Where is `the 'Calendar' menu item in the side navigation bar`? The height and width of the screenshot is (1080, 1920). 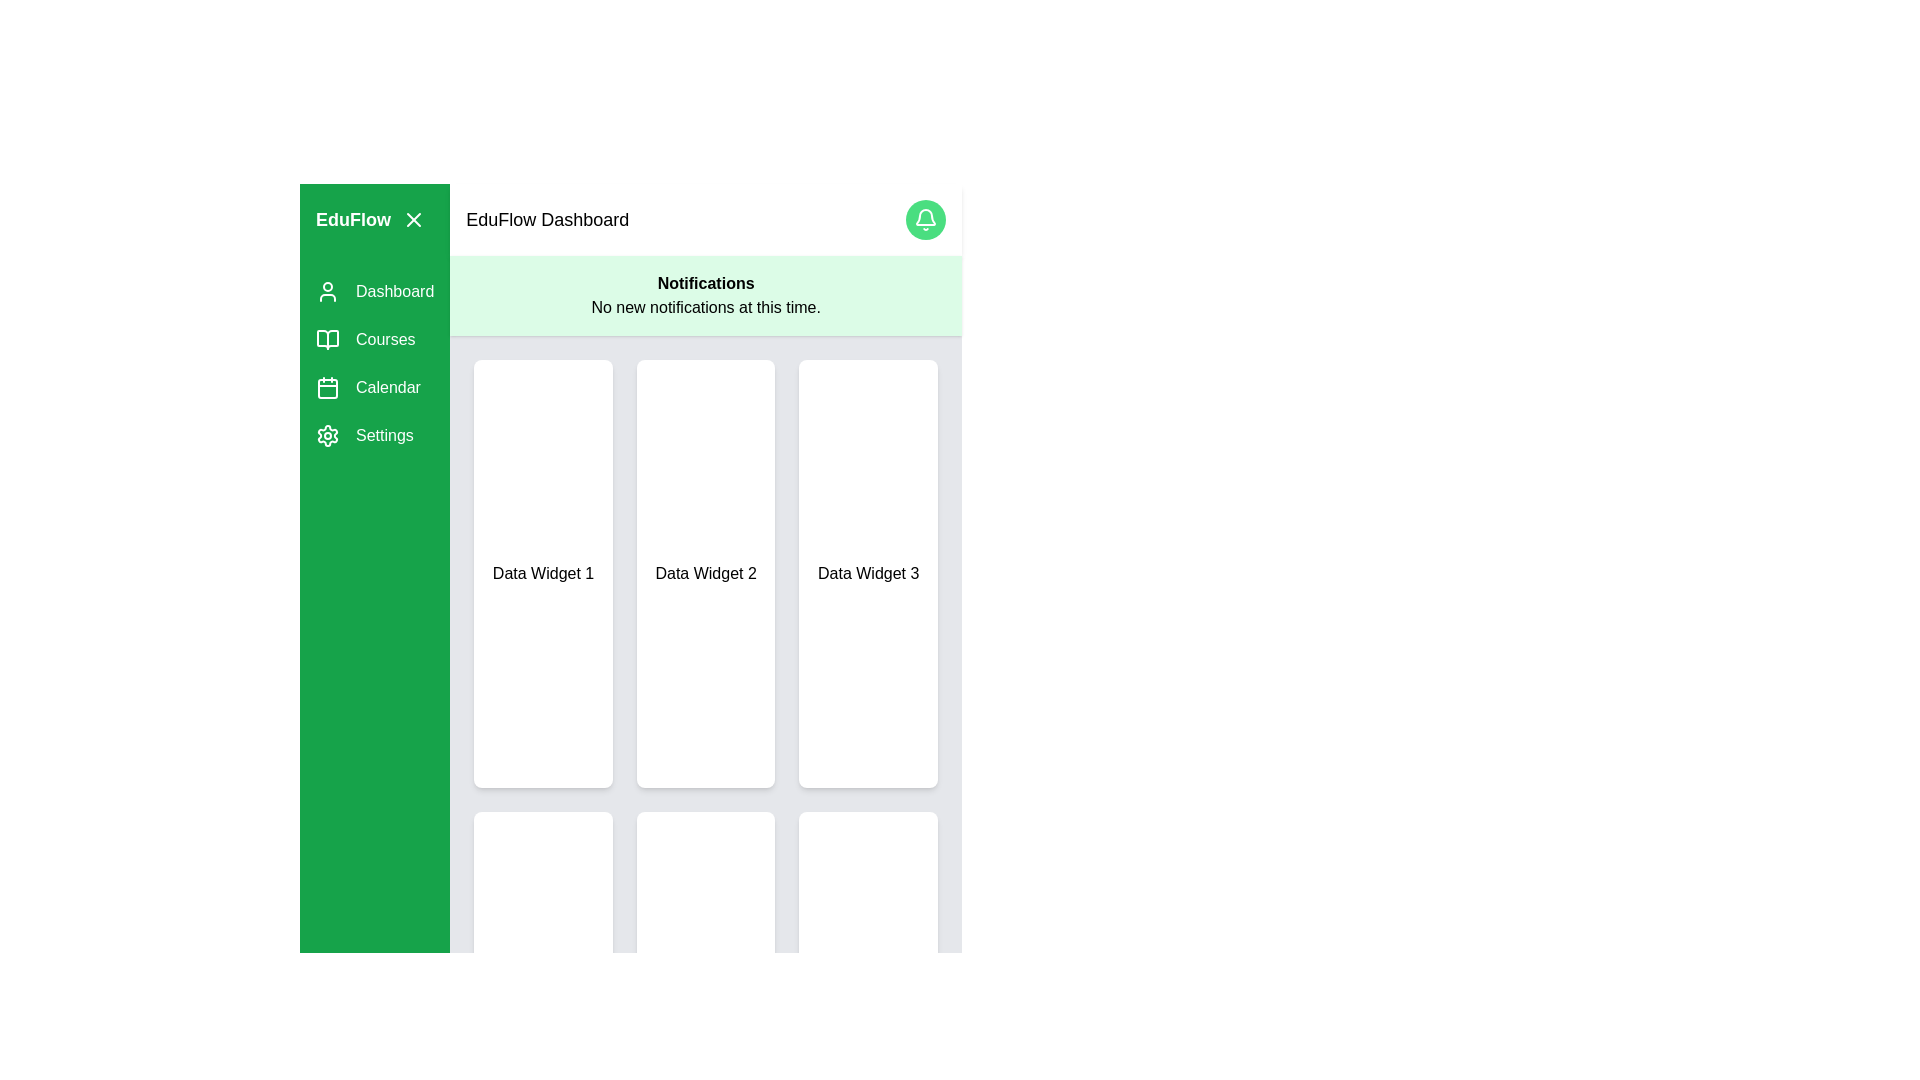
the 'Calendar' menu item in the side navigation bar is located at coordinates (388, 388).